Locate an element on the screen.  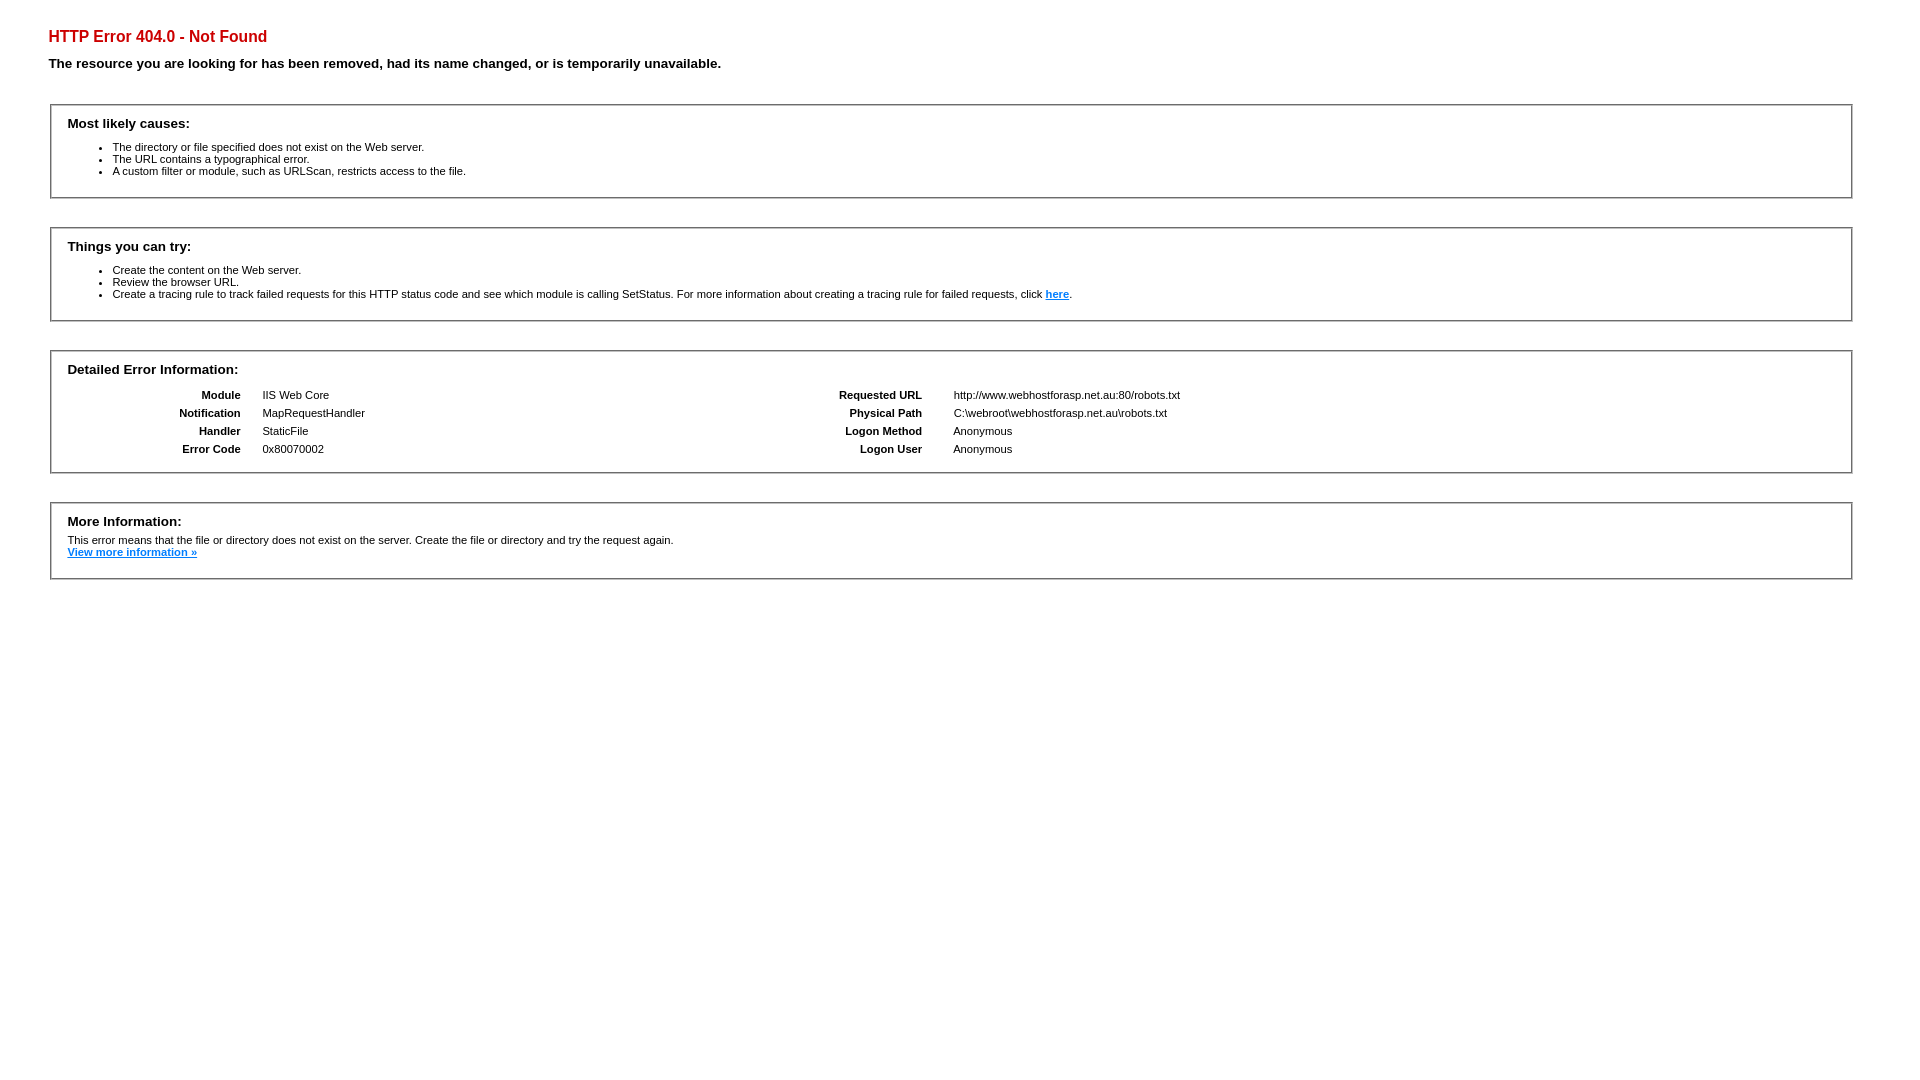
'here' is located at coordinates (1045, 293).